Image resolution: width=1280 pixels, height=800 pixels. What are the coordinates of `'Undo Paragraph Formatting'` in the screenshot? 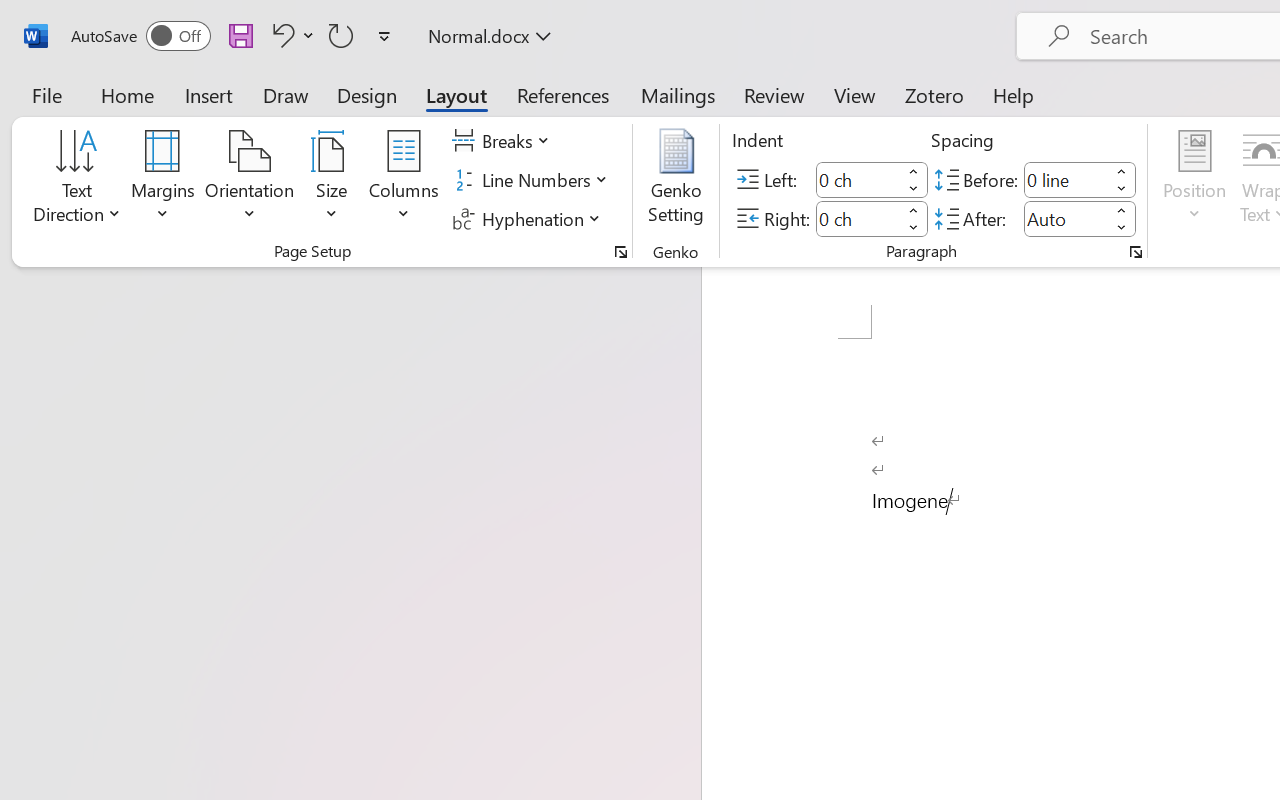 It's located at (279, 34).